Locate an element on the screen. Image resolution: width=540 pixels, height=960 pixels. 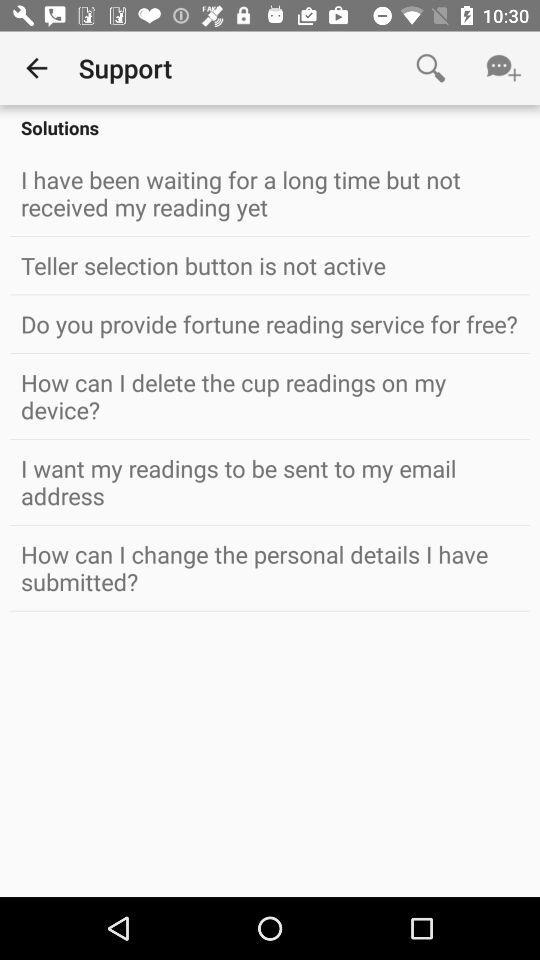
do you provide icon is located at coordinates (270, 324).